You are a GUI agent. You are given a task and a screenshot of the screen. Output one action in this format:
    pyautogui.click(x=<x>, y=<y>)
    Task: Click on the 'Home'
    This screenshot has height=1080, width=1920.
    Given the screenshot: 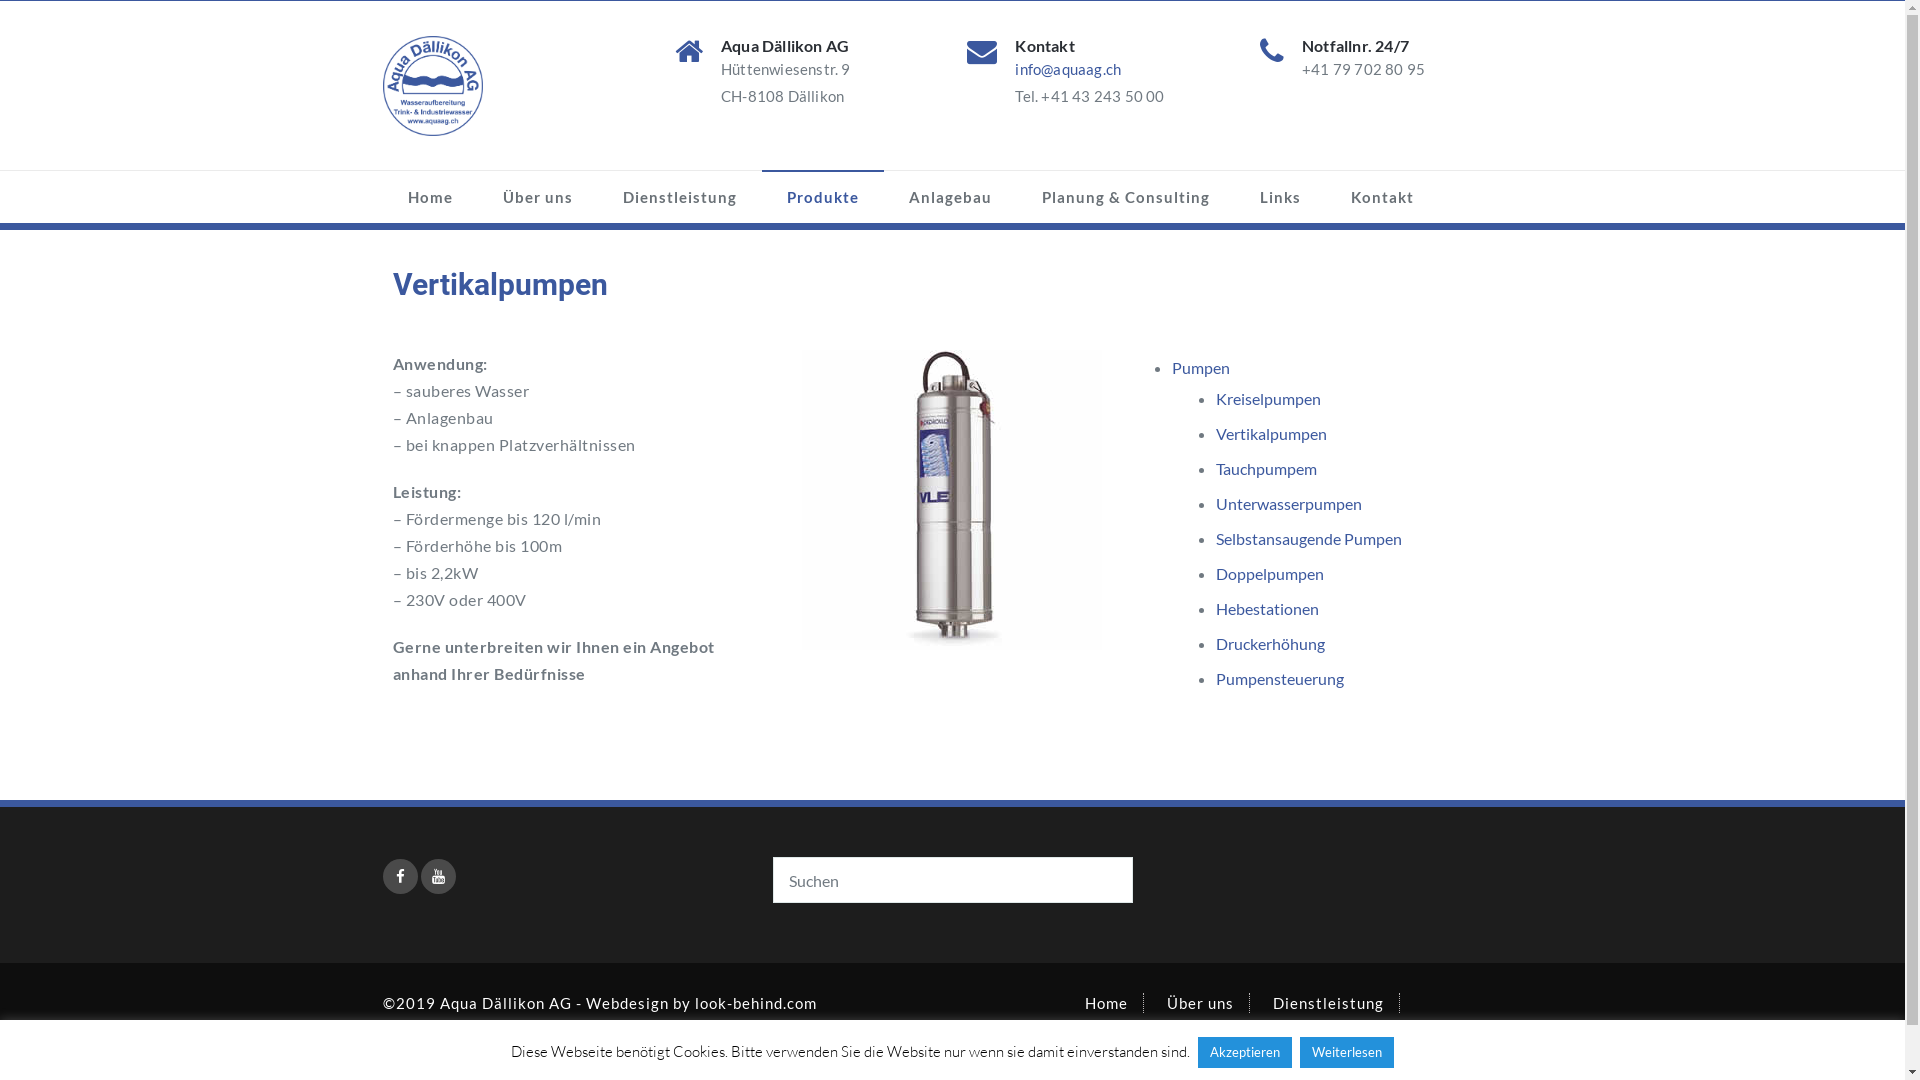 What is the action you would take?
    pyautogui.click(x=428, y=196)
    